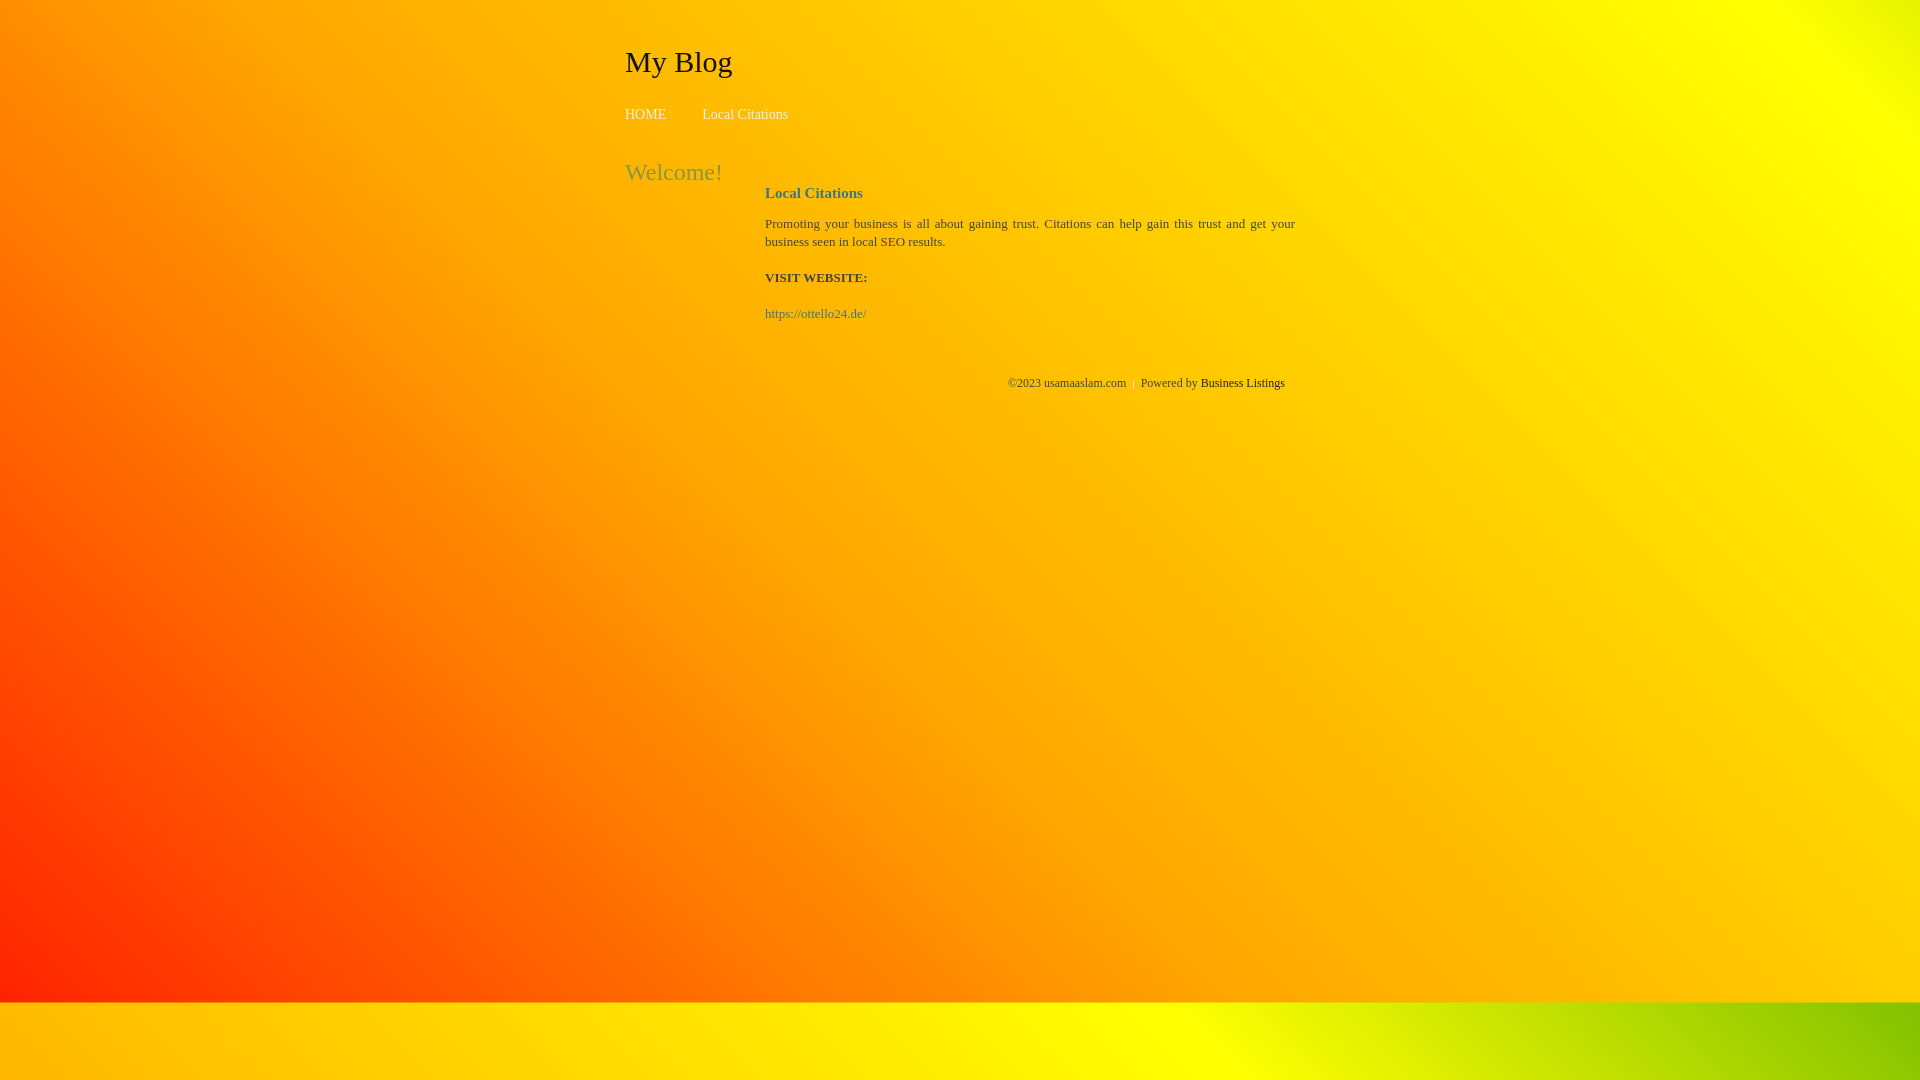 The height and width of the screenshot is (1080, 1920). I want to click on 'https://ottello24.de/', so click(815, 313).